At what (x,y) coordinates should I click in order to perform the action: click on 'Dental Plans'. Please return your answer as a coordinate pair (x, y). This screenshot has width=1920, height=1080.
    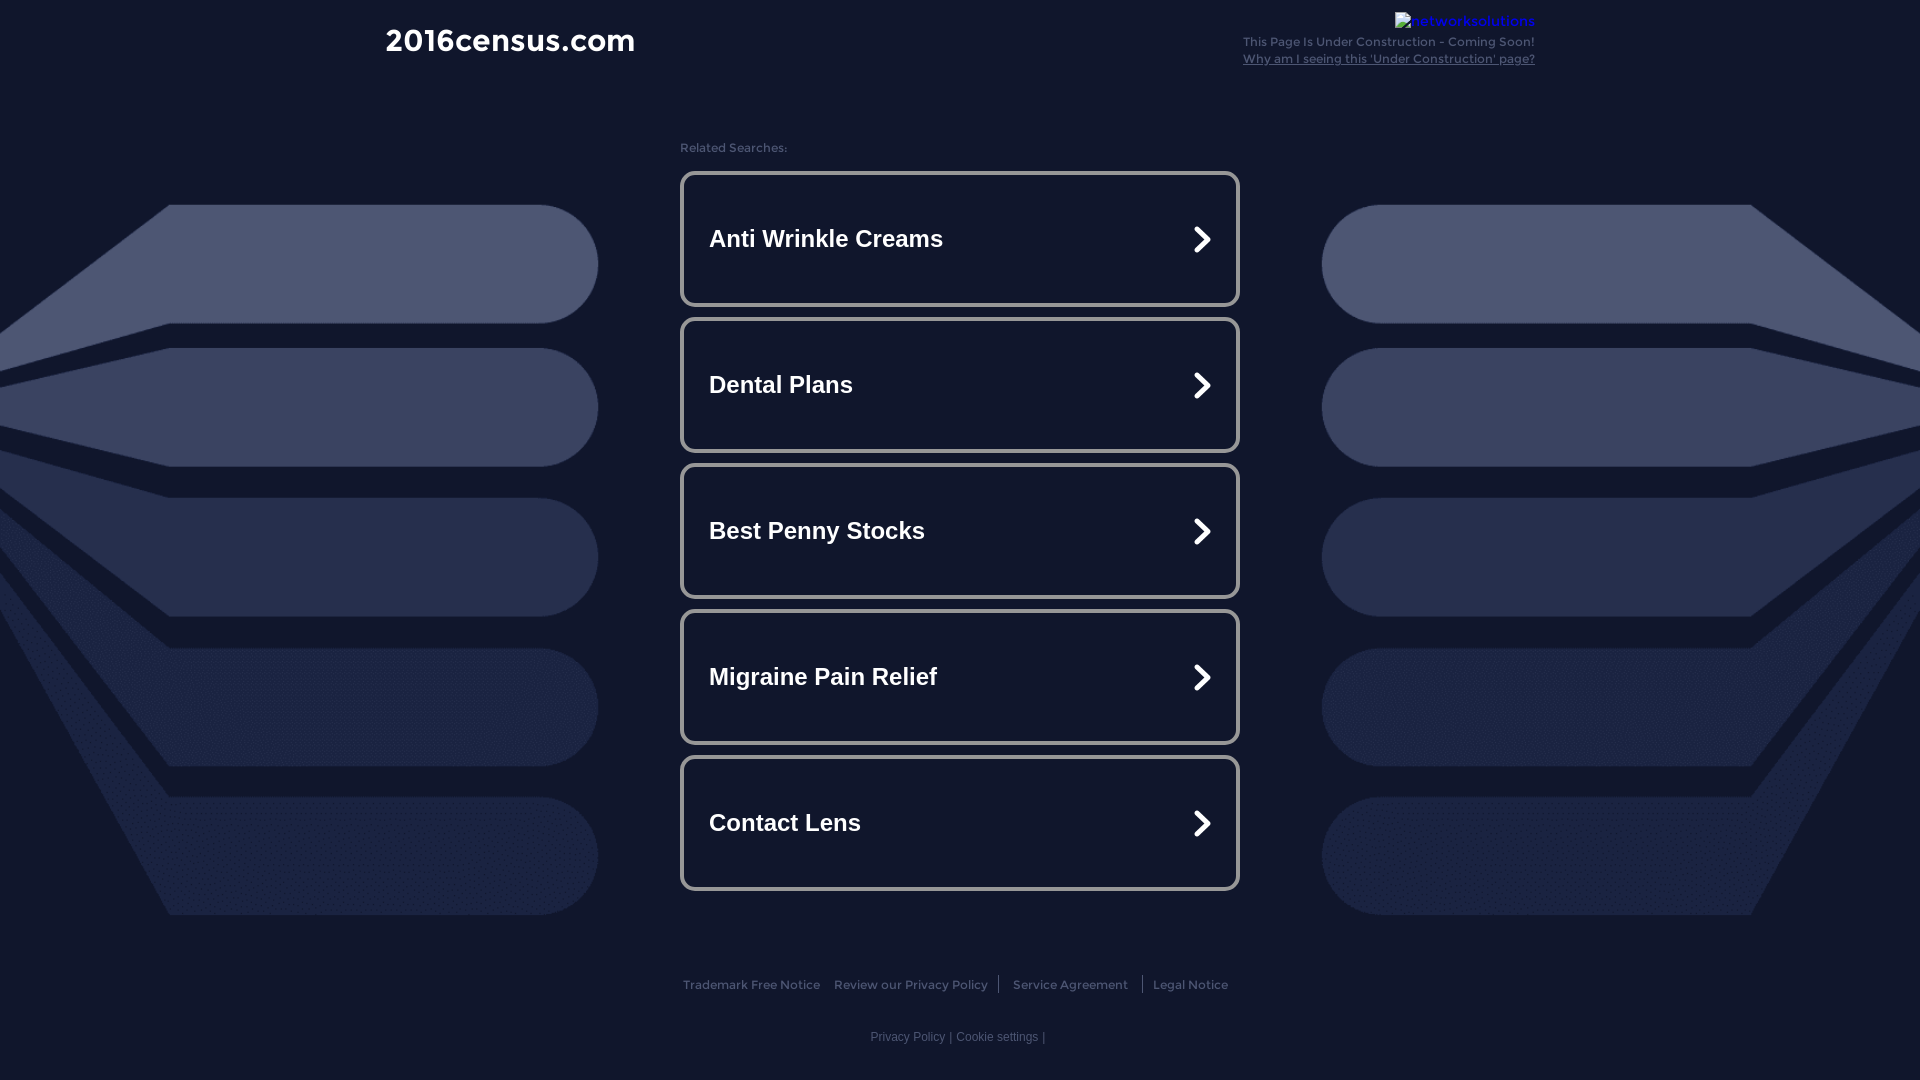
    Looking at the image, I should click on (960, 385).